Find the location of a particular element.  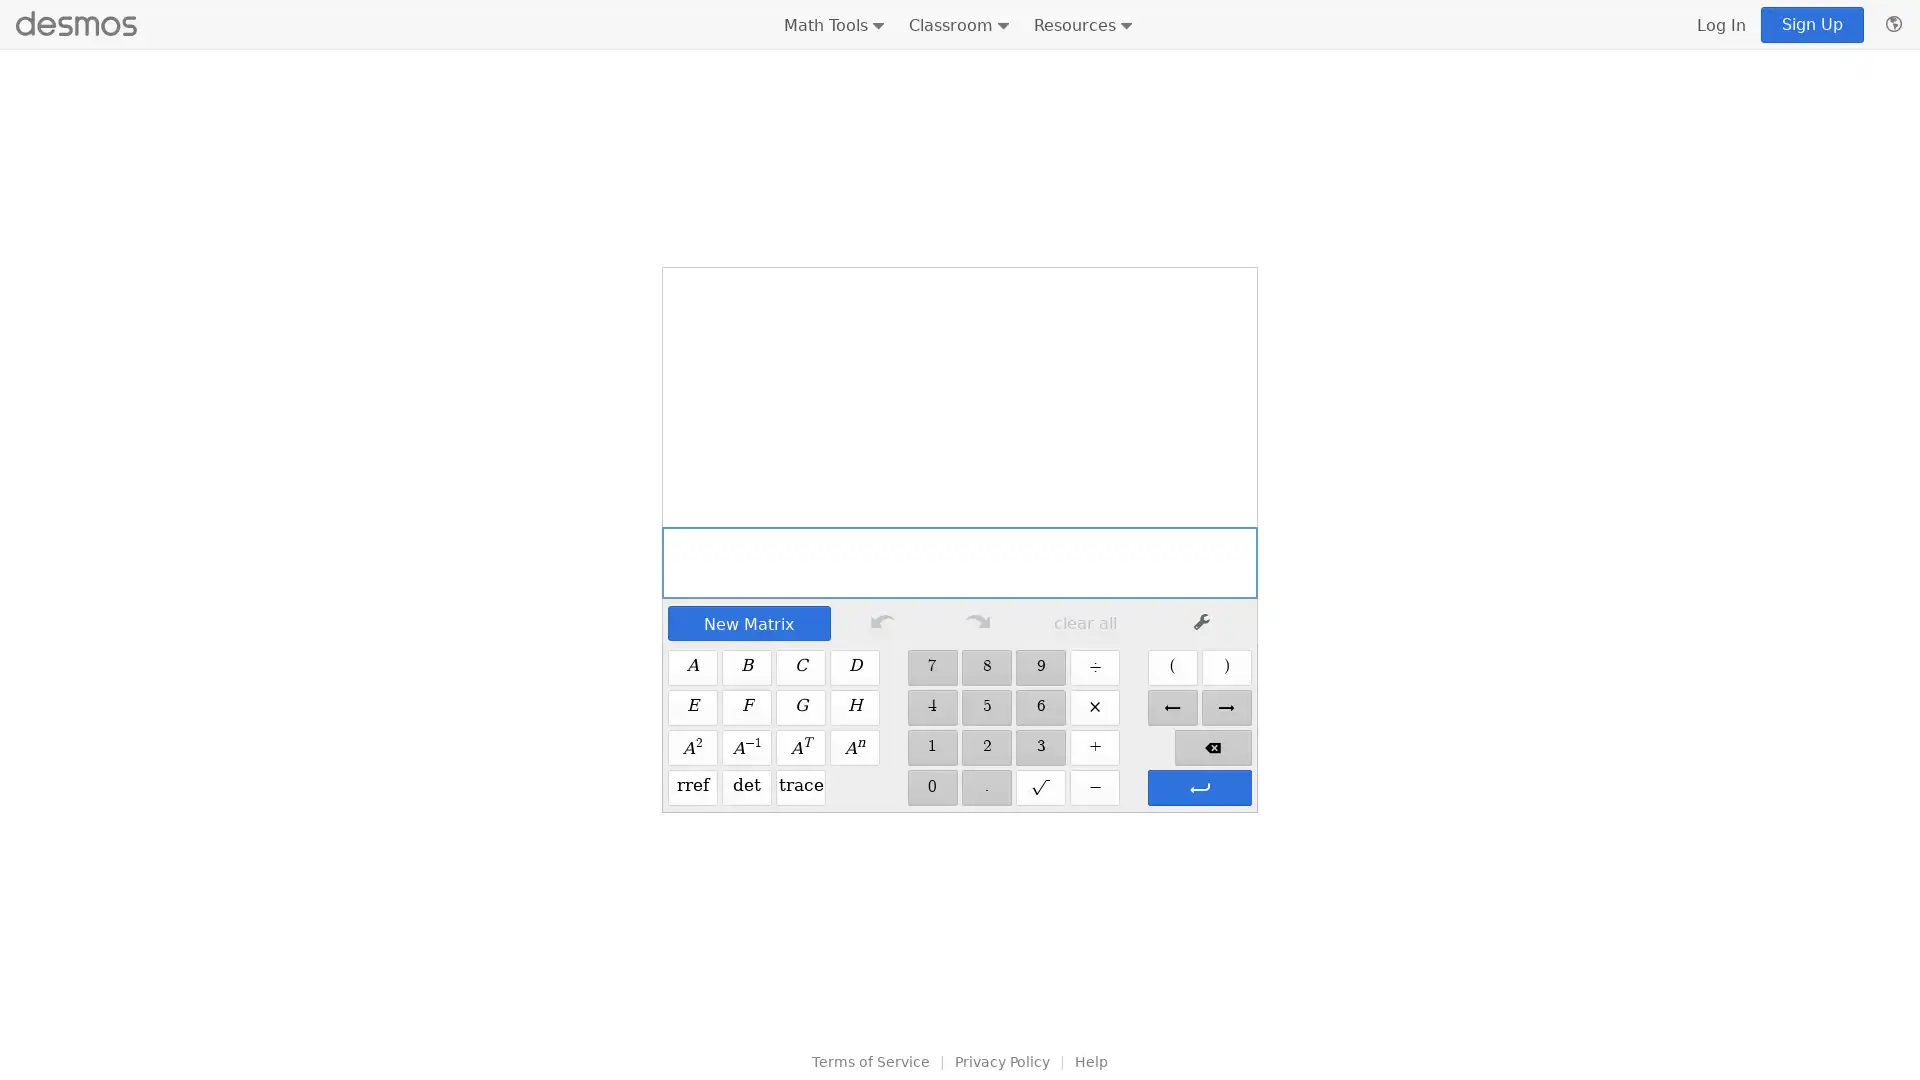

New Matrix is located at coordinates (747, 622).